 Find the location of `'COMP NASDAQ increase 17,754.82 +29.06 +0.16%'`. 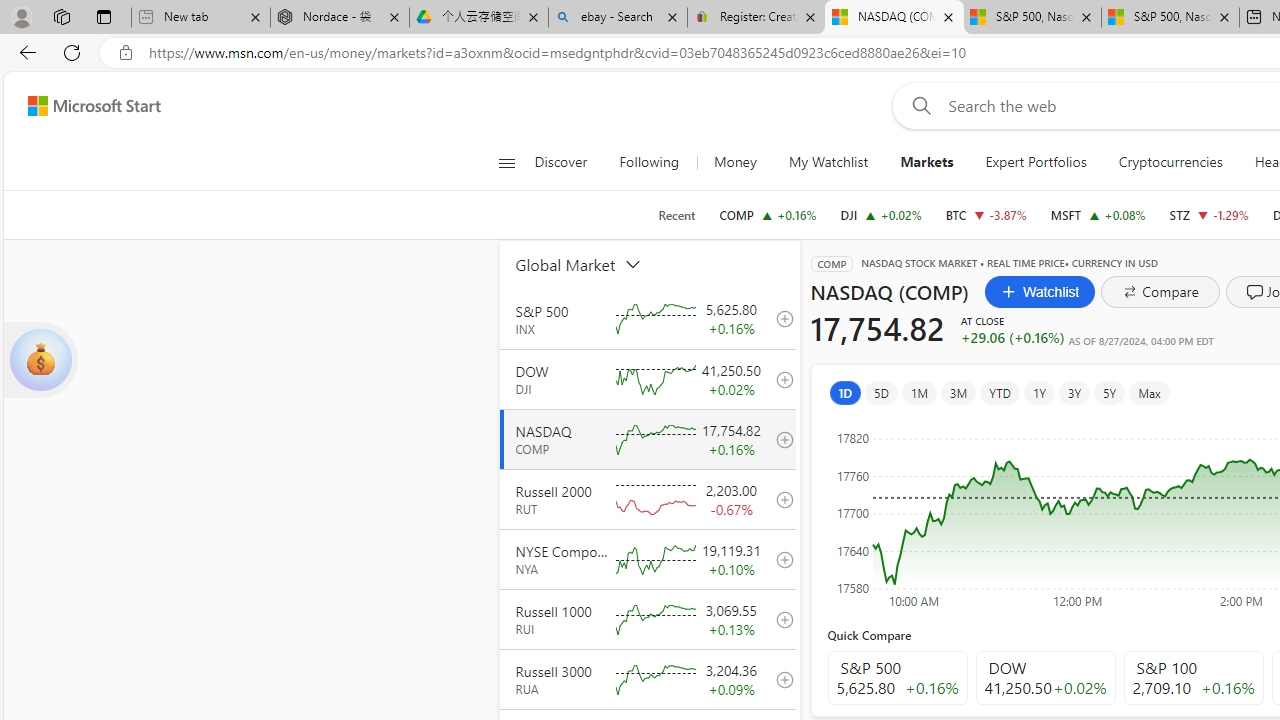

'COMP NASDAQ increase 17,754.82 +29.06 +0.16%' is located at coordinates (767, 214).